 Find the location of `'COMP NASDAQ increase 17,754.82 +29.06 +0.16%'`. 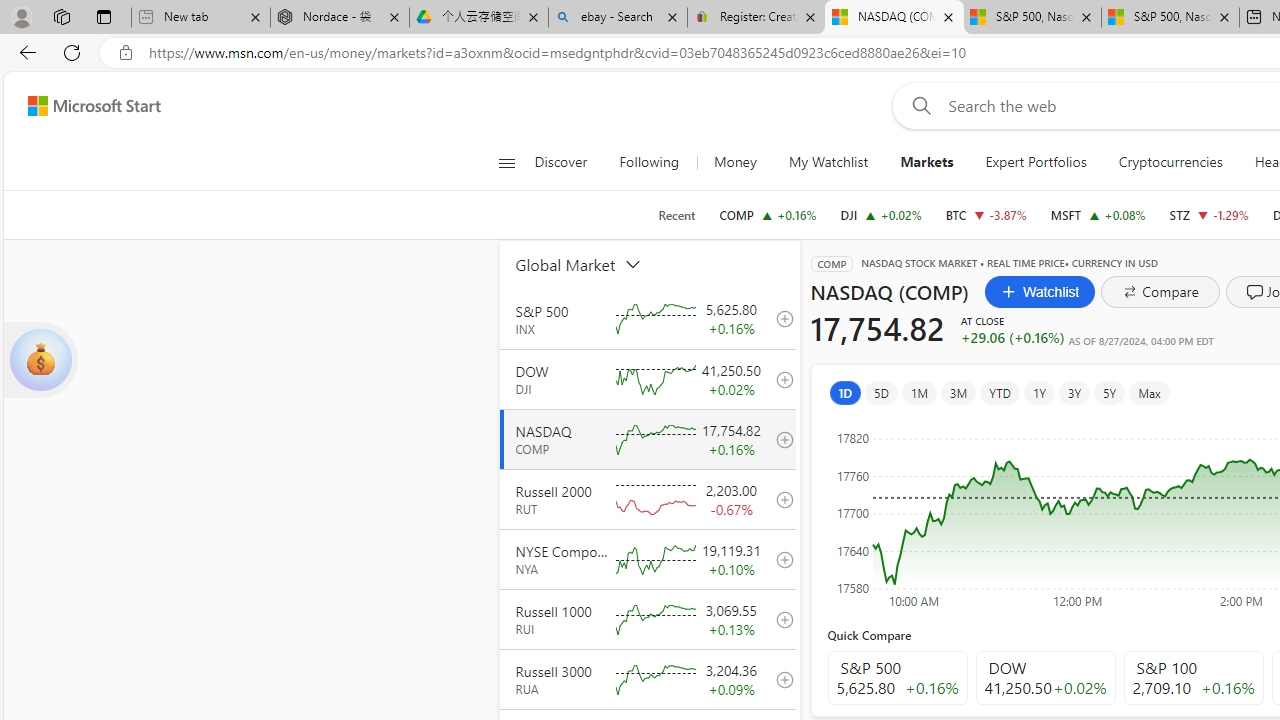

'COMP NASDAQ increase 17,754.82 +29.06 +0.16%' is located at coordinates (767, 214).